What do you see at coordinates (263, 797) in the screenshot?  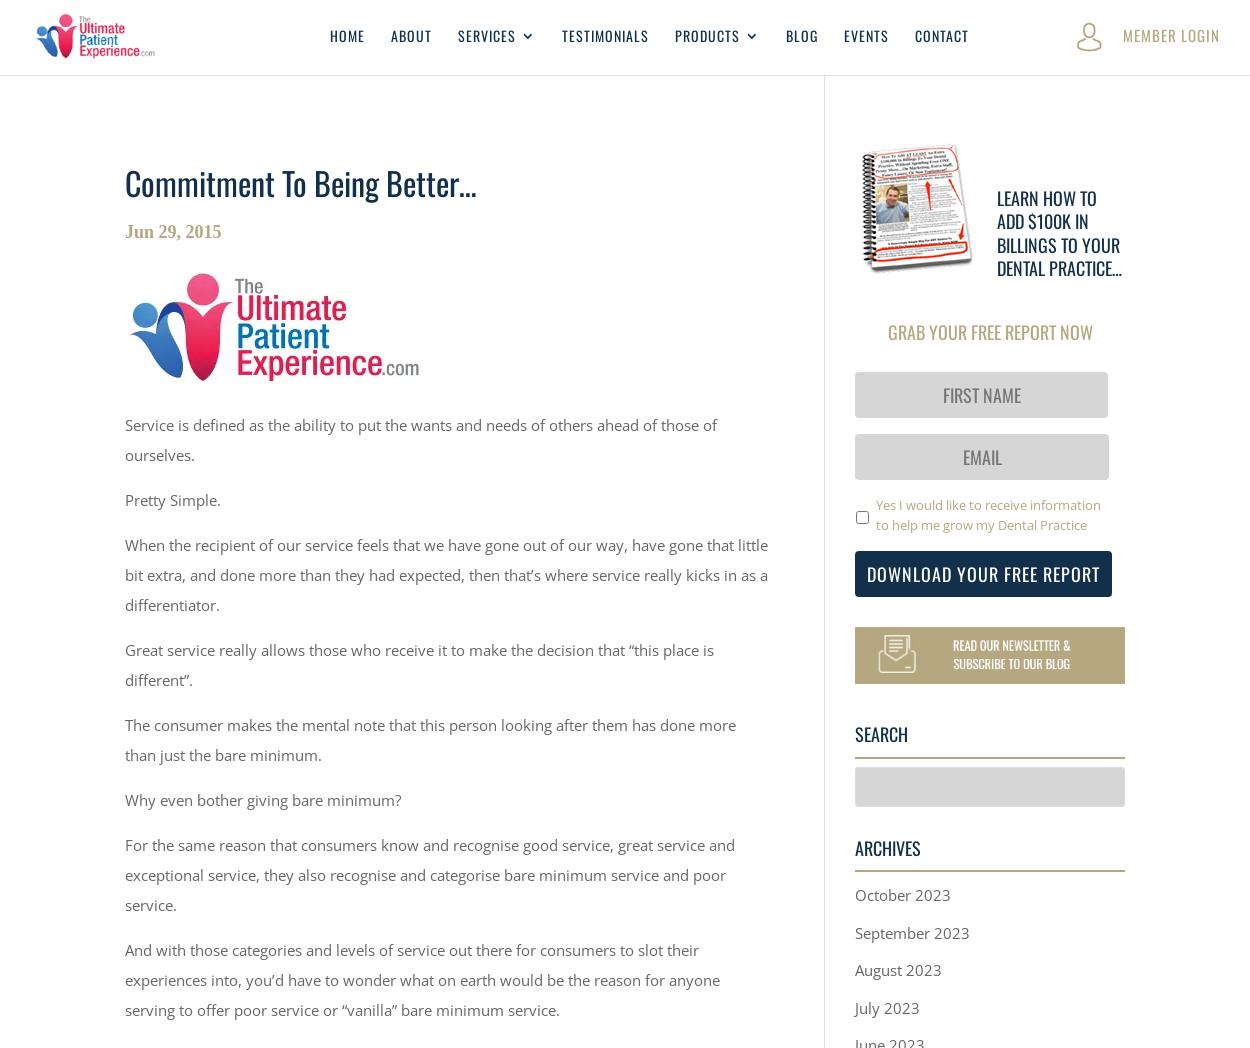 I see `'Why even bother giving bare minimum?'` at bounding box center [263, 797].